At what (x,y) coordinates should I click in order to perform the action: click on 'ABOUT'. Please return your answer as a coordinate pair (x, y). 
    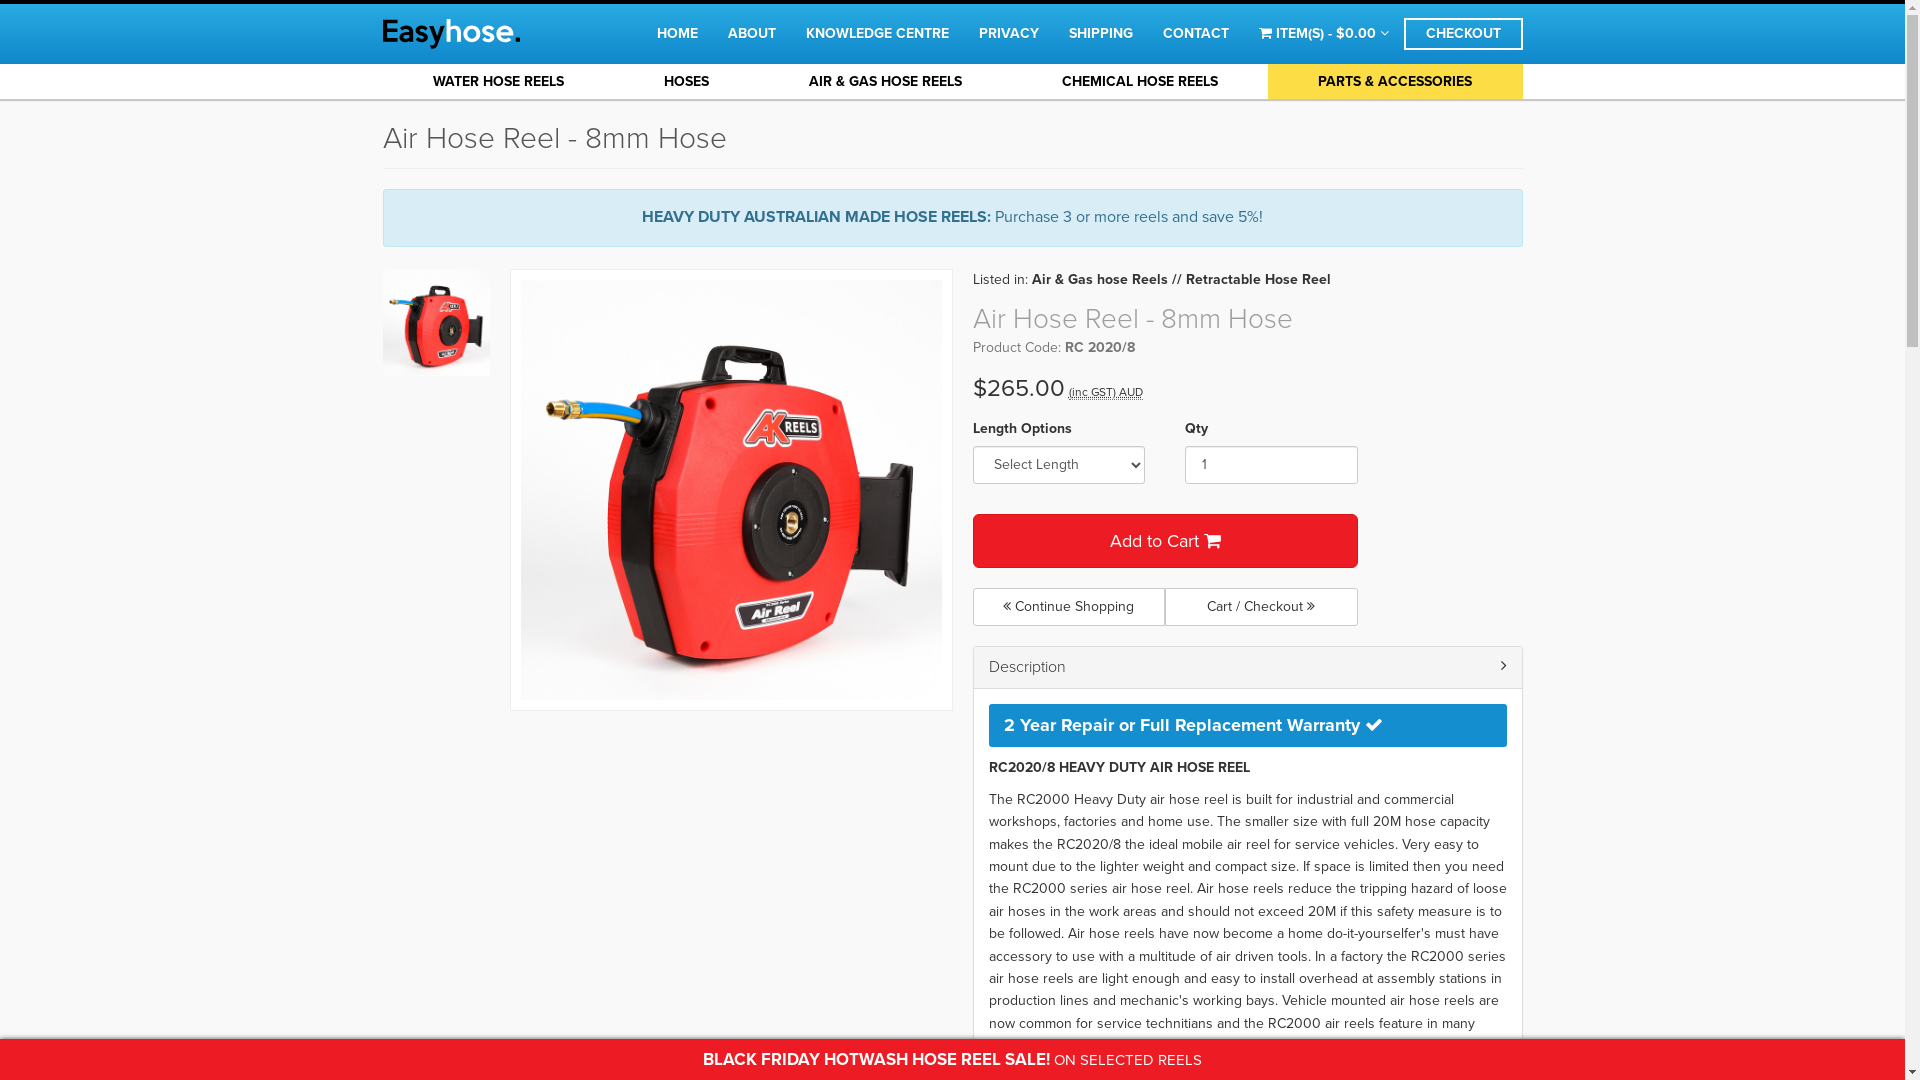
    Looking at the image, I should click on (749, 34).